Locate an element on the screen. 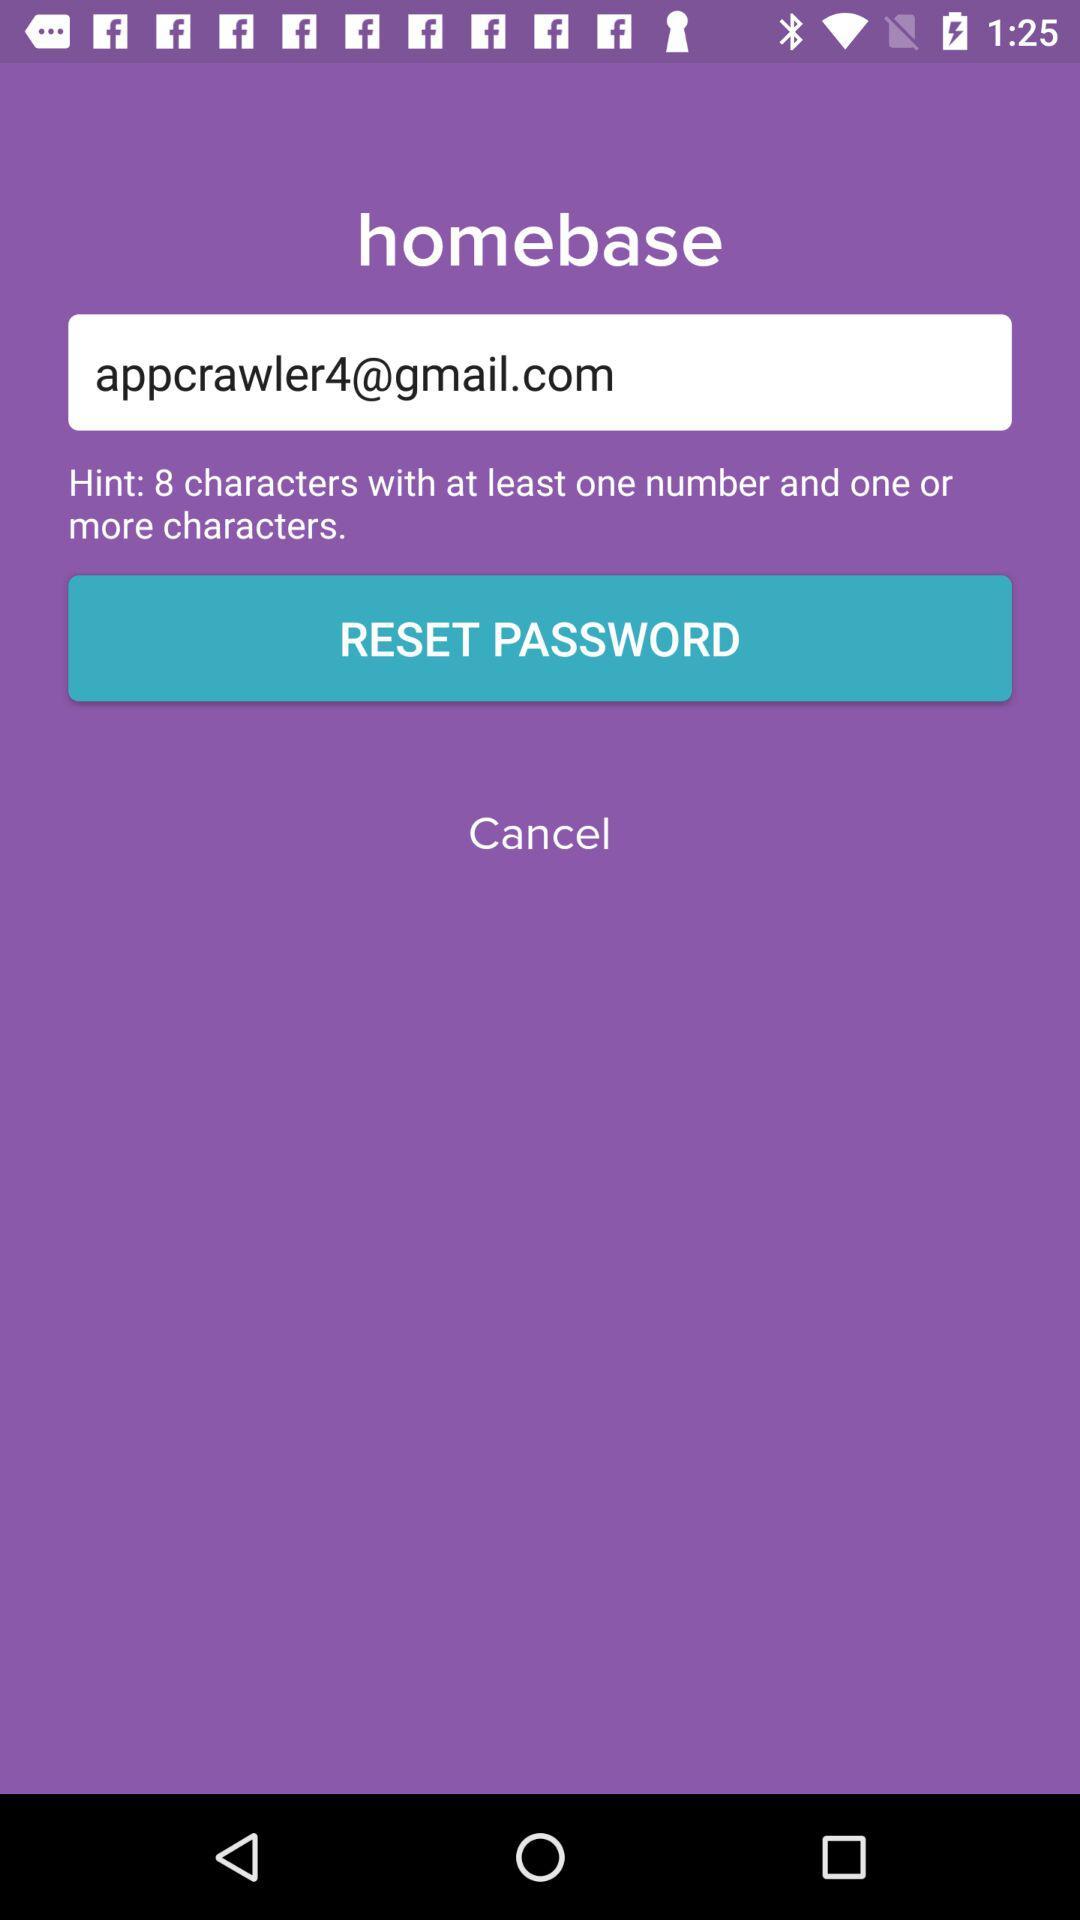 The image size is (1080, 1920). item below homebase is located at coordinates (540, 372).